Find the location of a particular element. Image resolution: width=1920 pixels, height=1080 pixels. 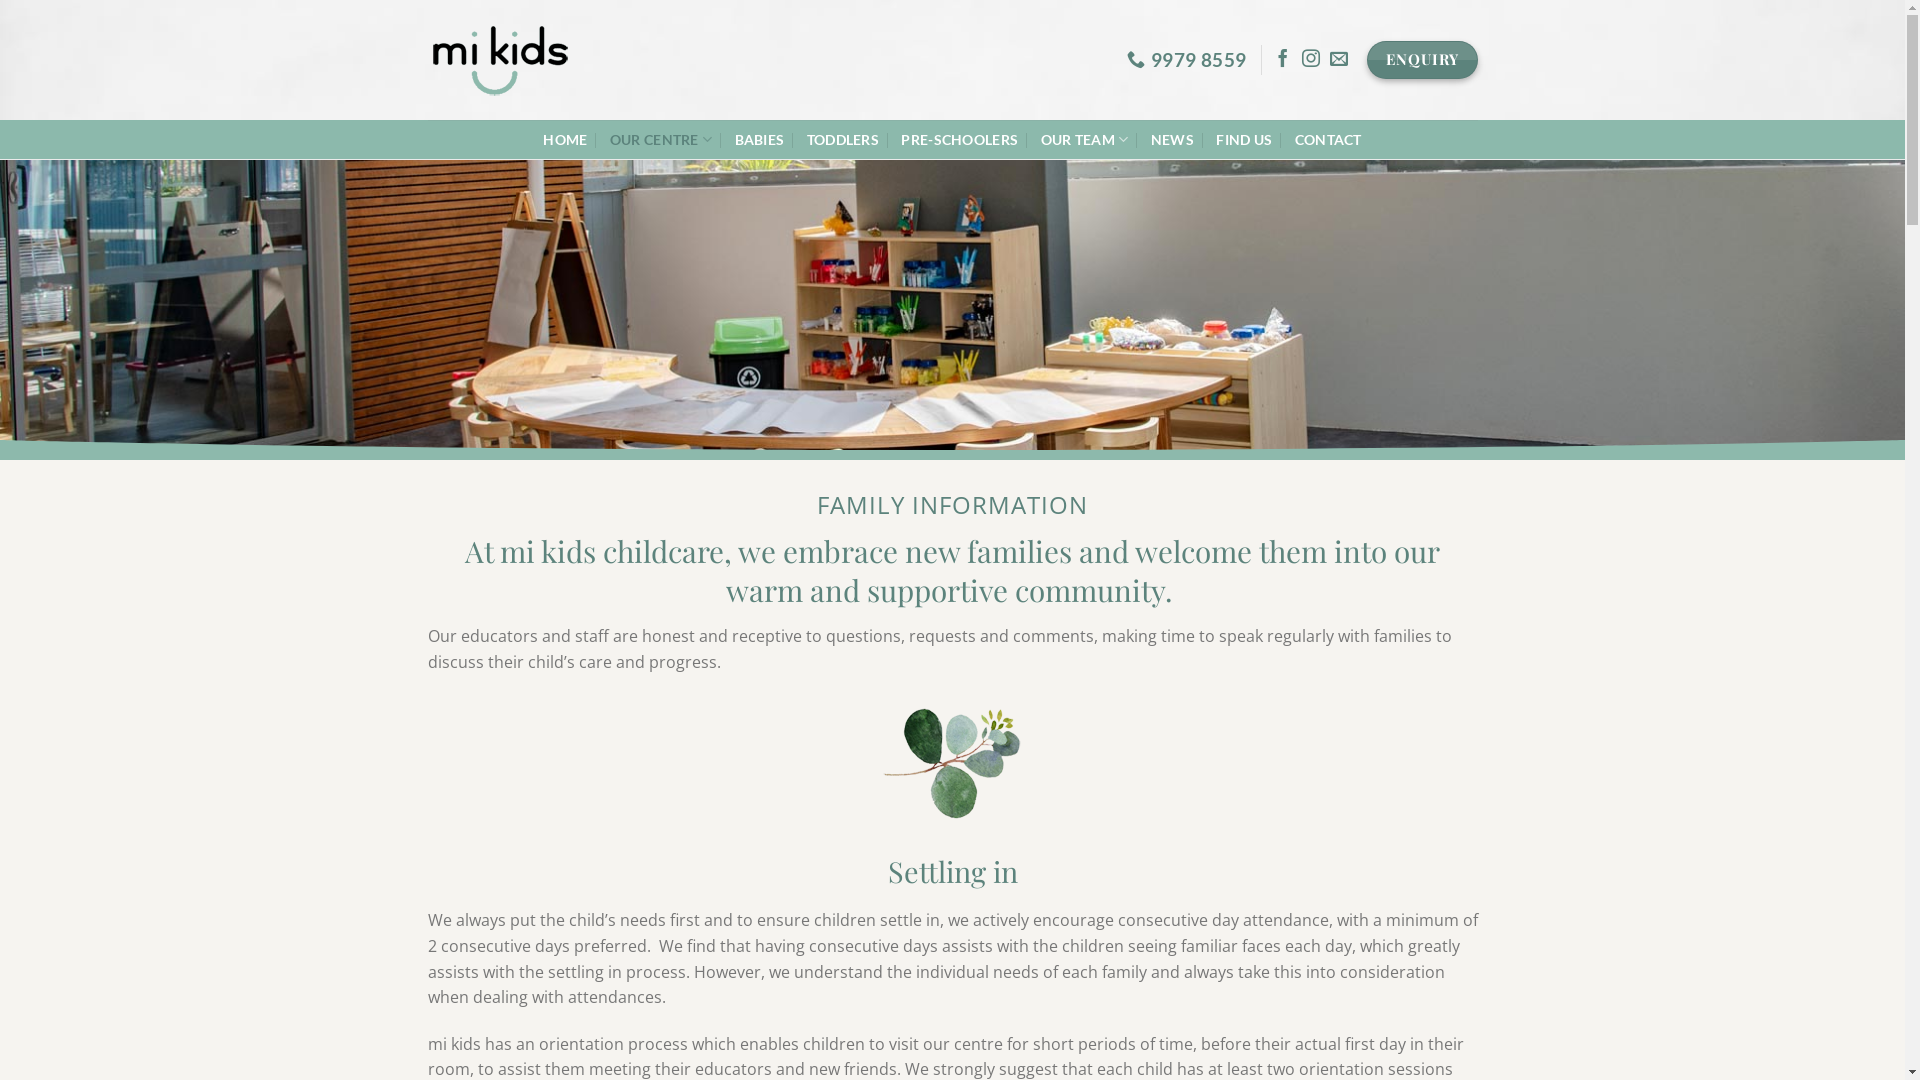

'OUR TEAM' is located at coordinates (1083, 138).